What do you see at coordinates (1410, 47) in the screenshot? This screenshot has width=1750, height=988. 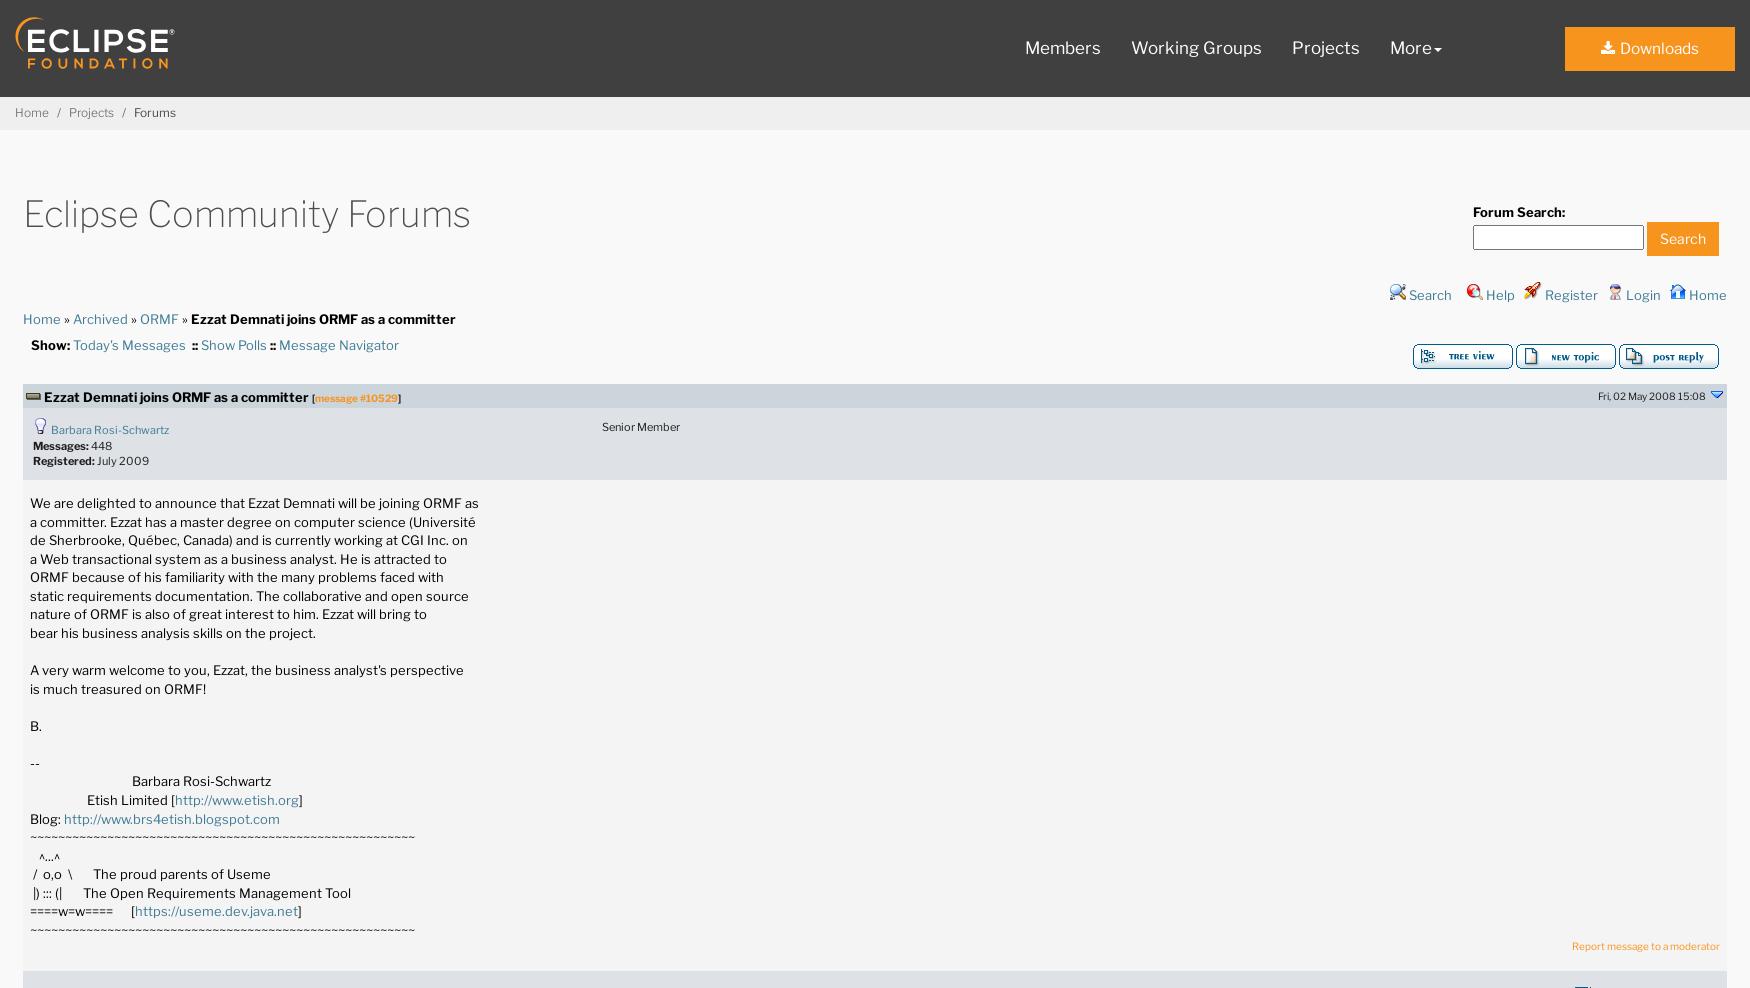 I see `'More'` at bounding box center [1410, 47].